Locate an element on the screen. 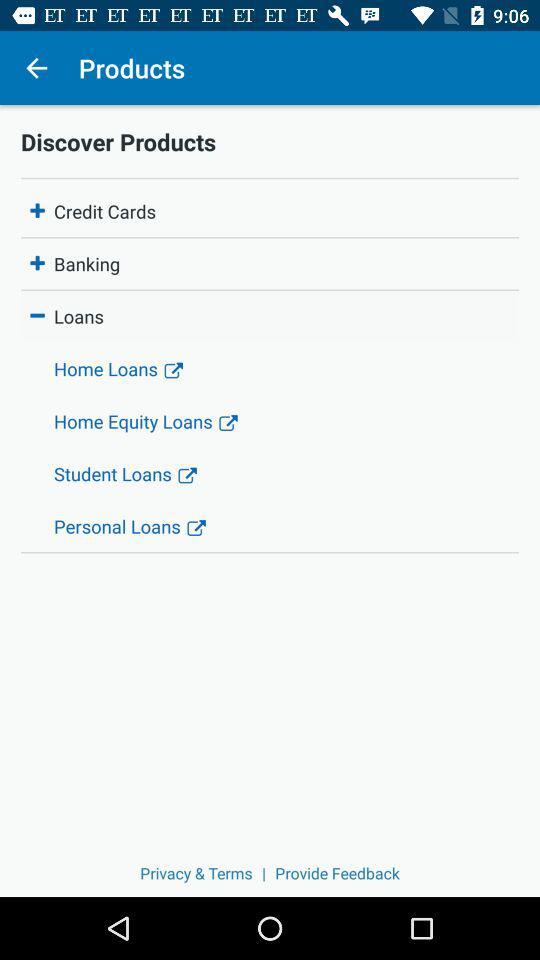  the icon to the left of | icon is located at coordinates (196, 872).